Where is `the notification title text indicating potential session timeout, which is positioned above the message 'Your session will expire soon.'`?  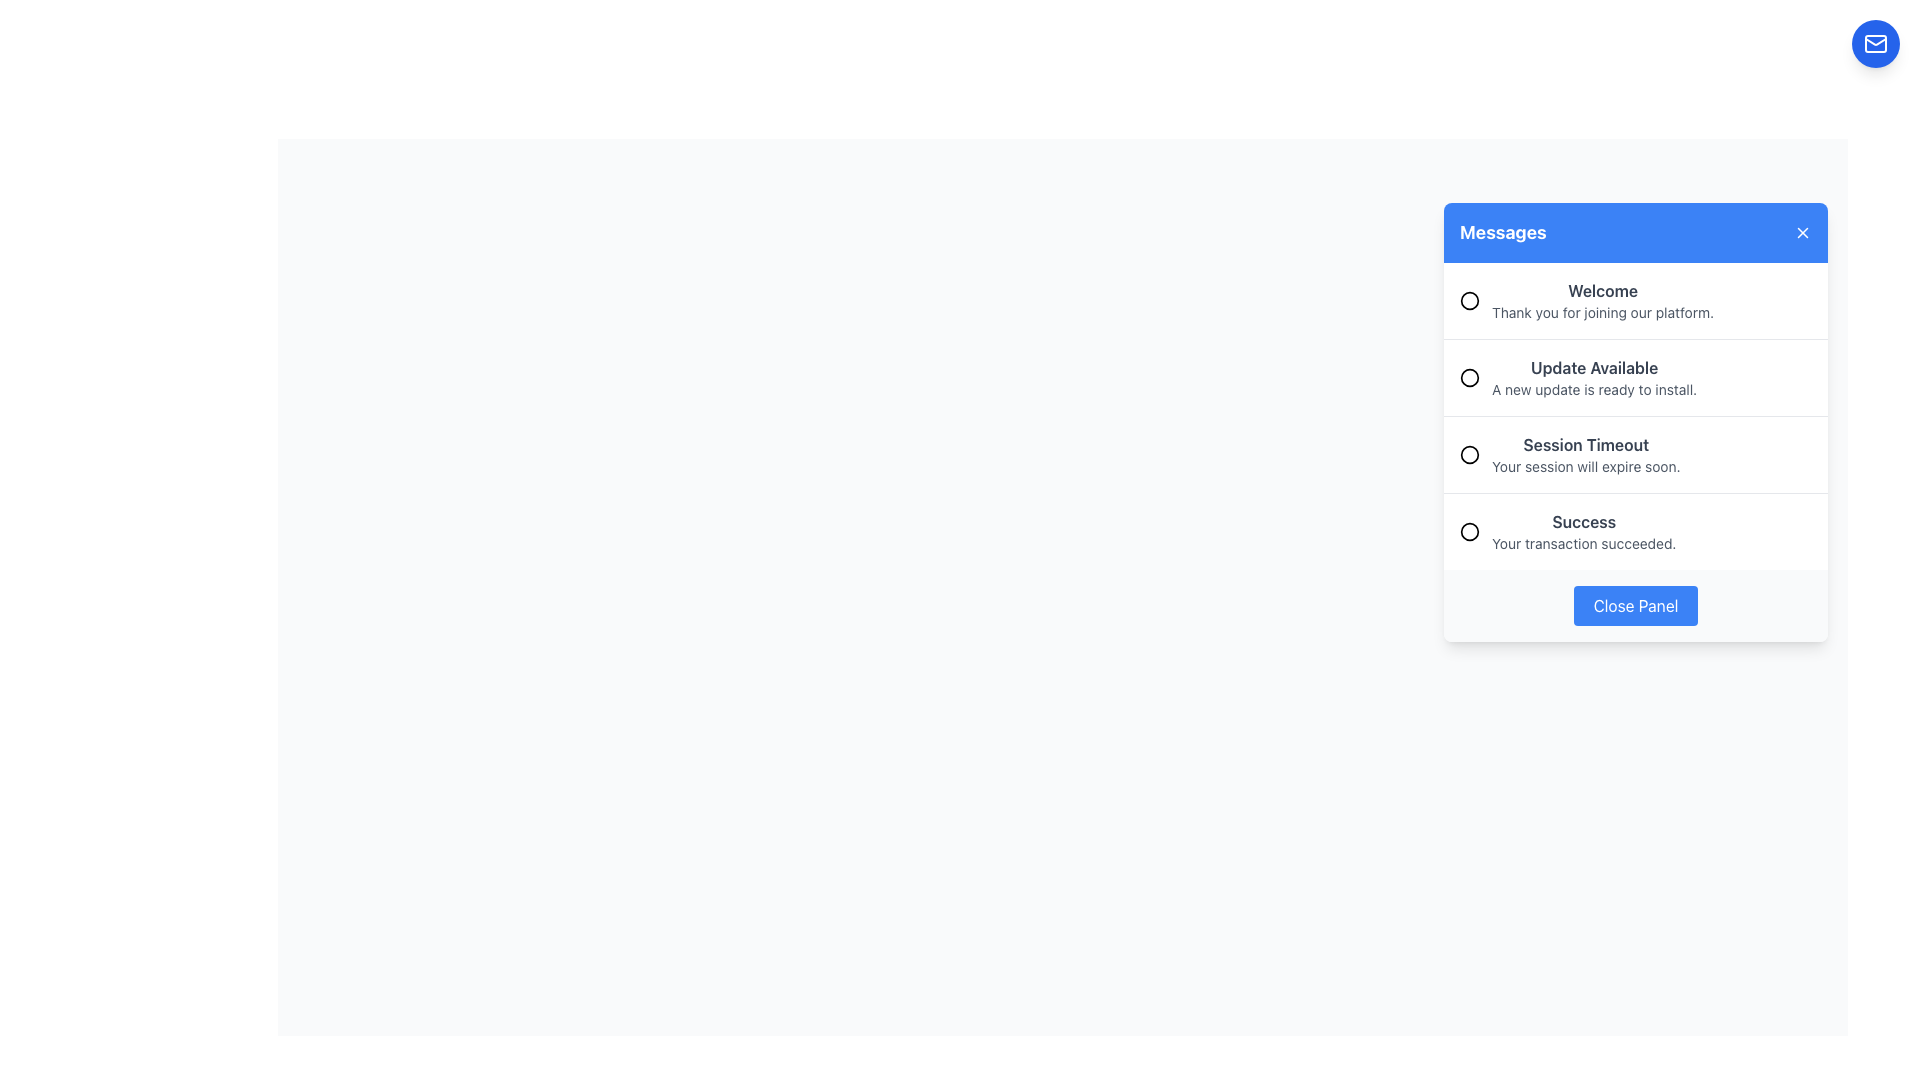 the notification title text indicating potential session timeout, which is positioned above the message 'Your session will expire soon.' is located at coordinates (1584, 443).